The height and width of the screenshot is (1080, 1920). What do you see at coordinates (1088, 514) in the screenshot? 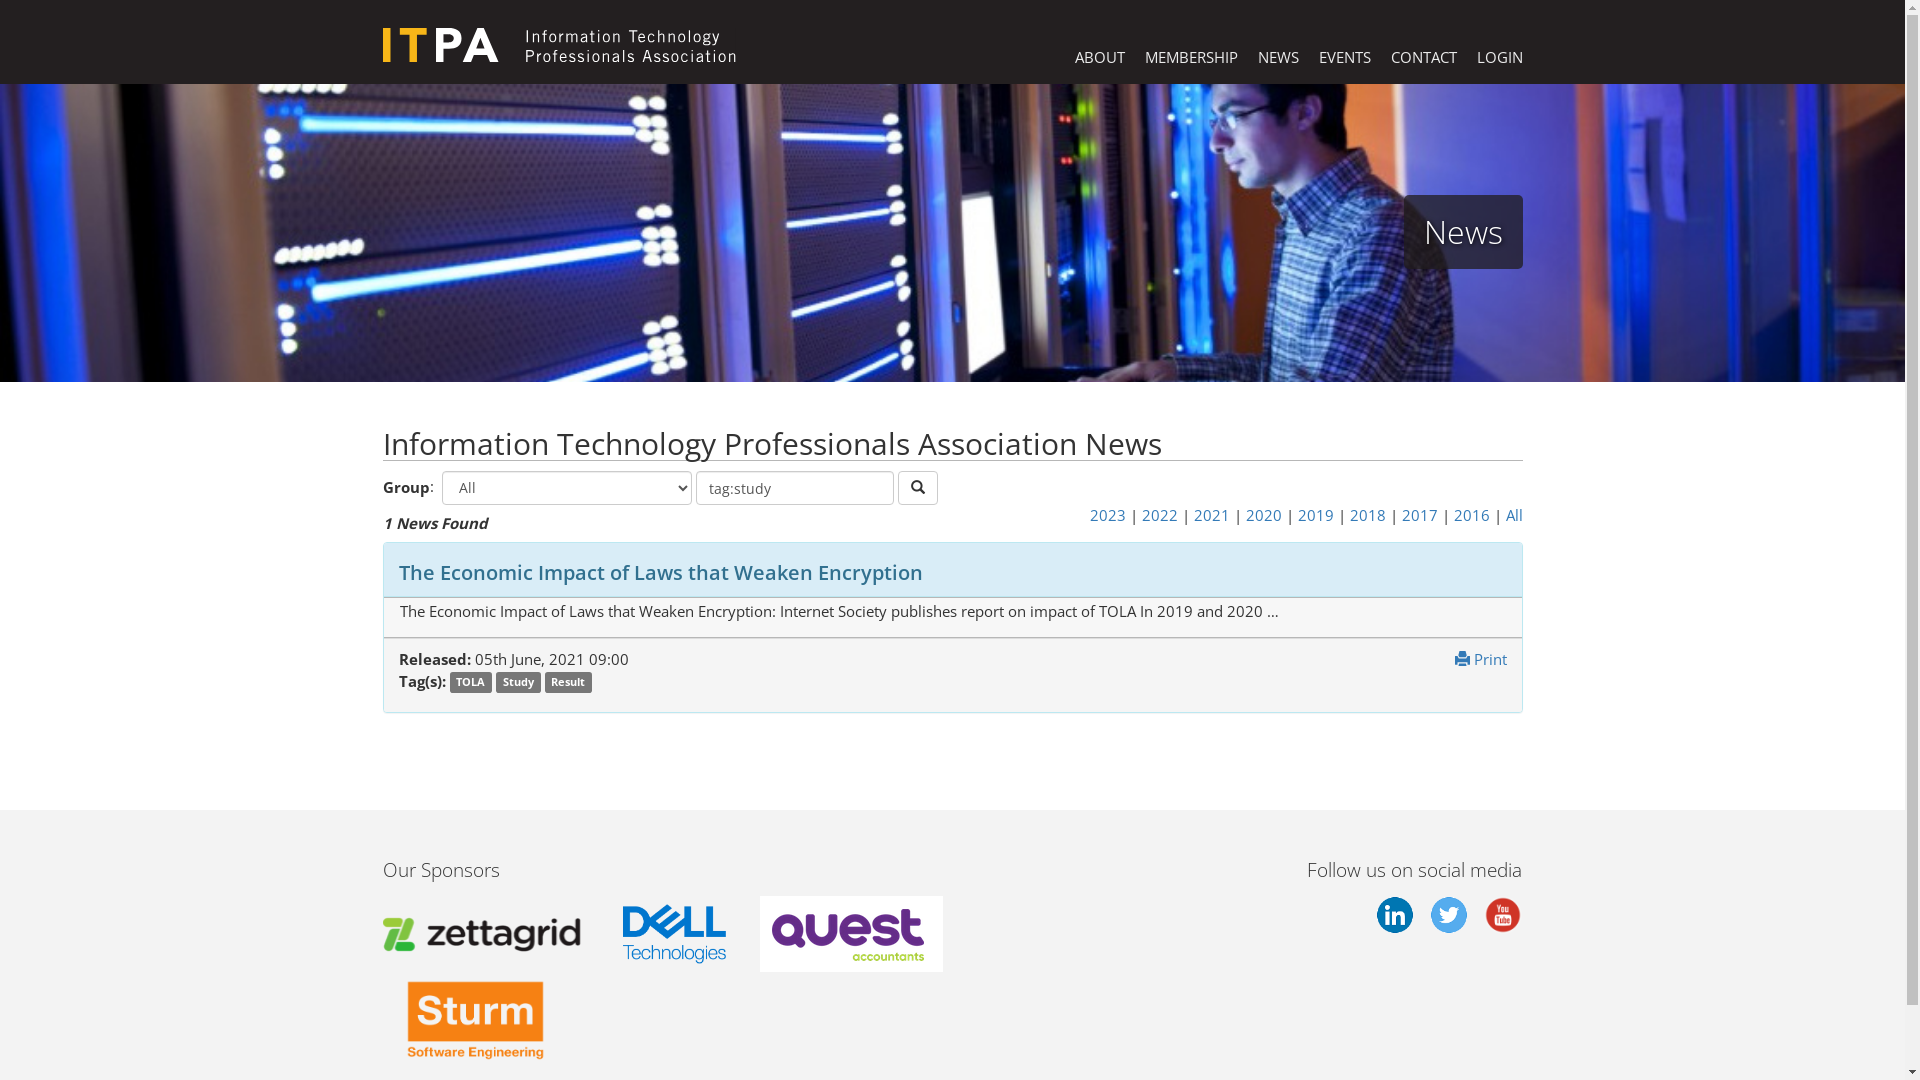
I see `'2023'` at bounding box center [1088, 514].